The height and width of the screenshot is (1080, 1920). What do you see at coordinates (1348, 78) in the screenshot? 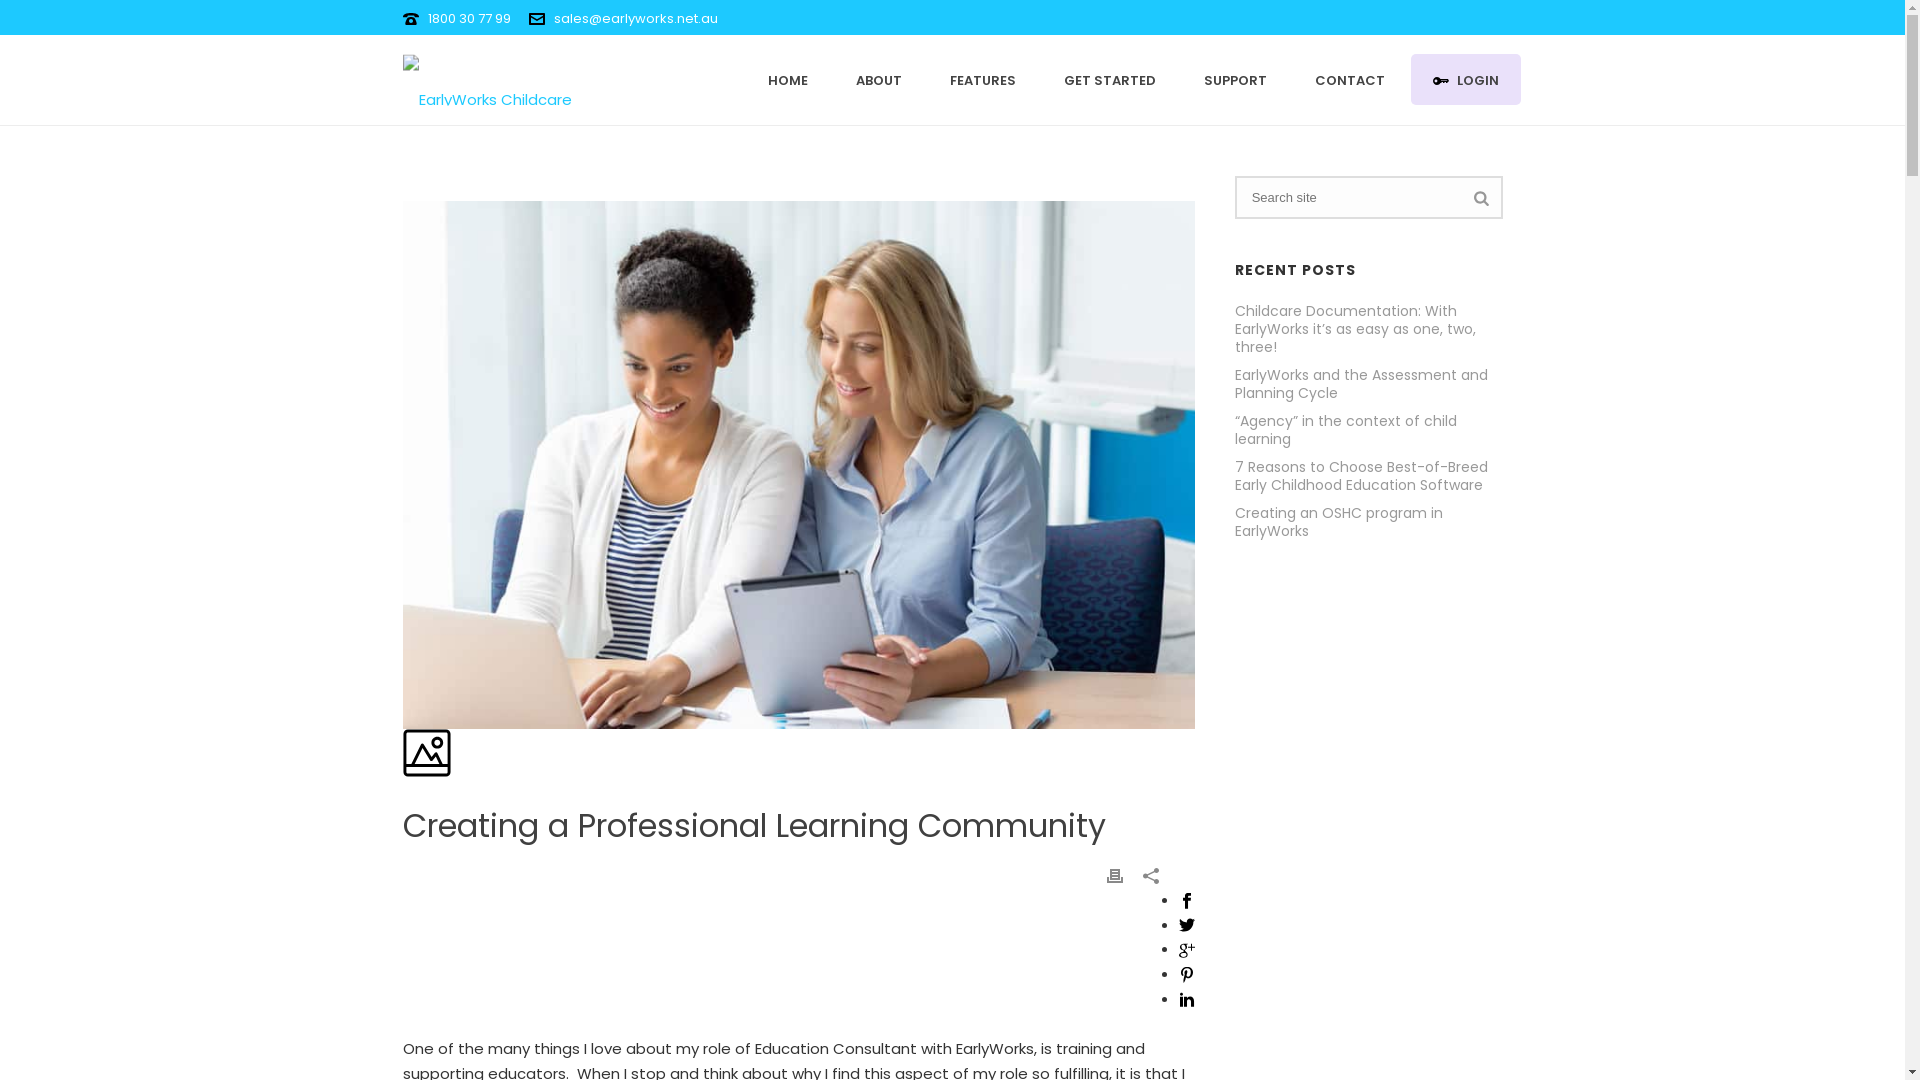
I see `'CONTACT'` at bounding box center [1348, 78].